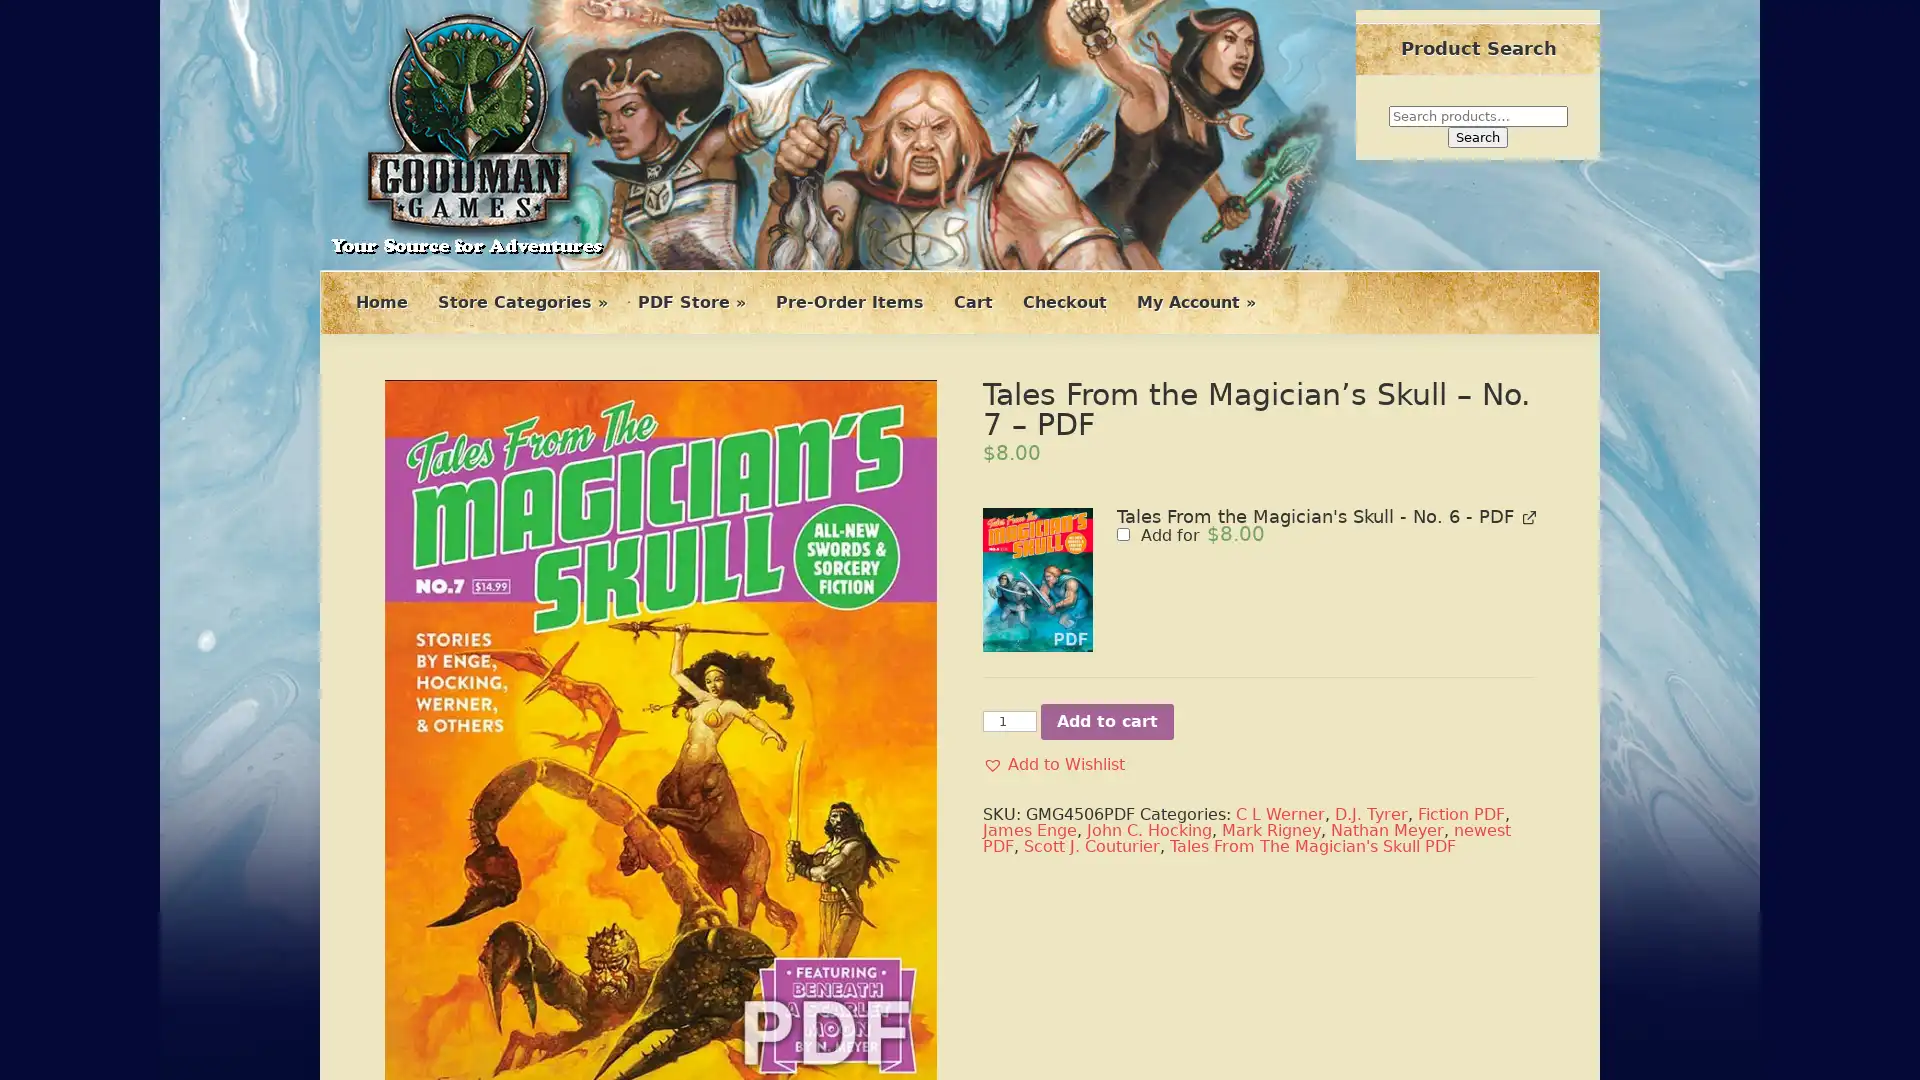  I want to click on Search, so click(1478, 136).